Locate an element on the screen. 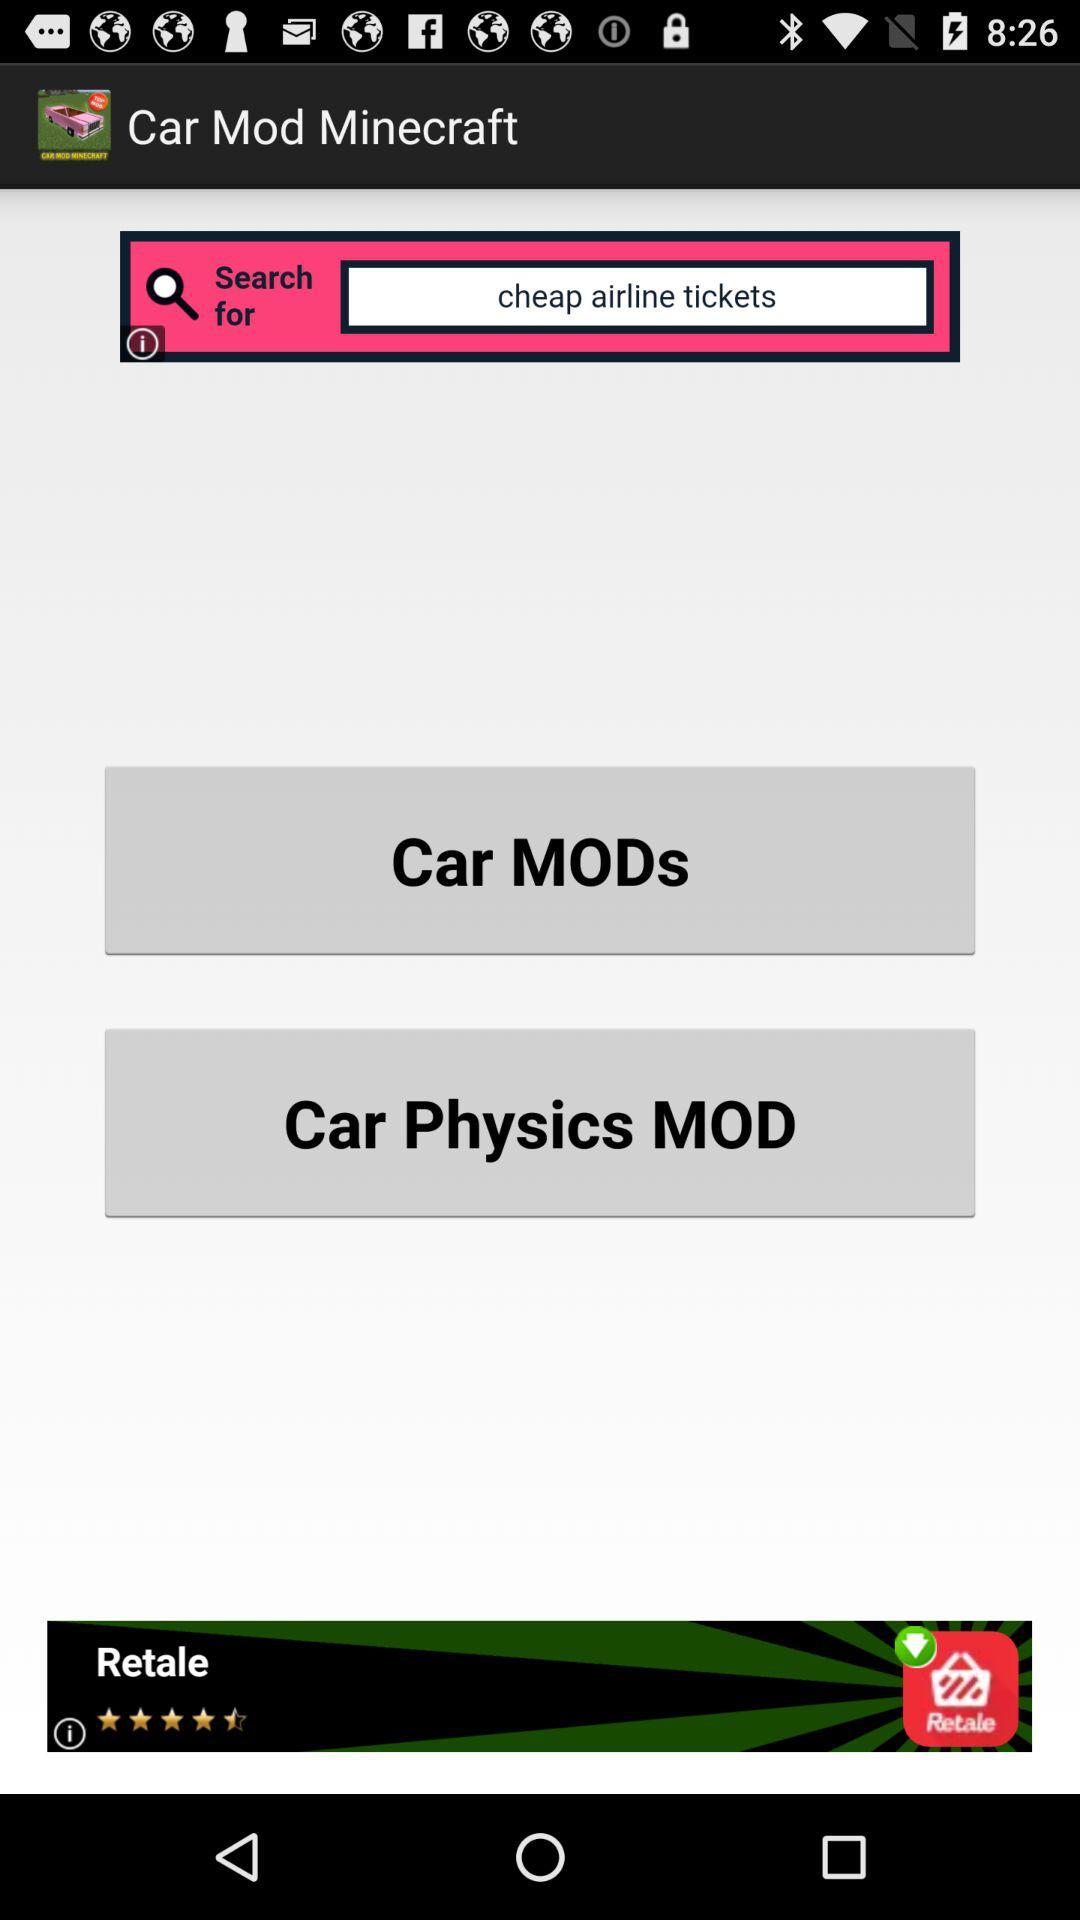 This screenshot has height=1920, width=1080. item above the car mods item is located at coordinates (540, 295).